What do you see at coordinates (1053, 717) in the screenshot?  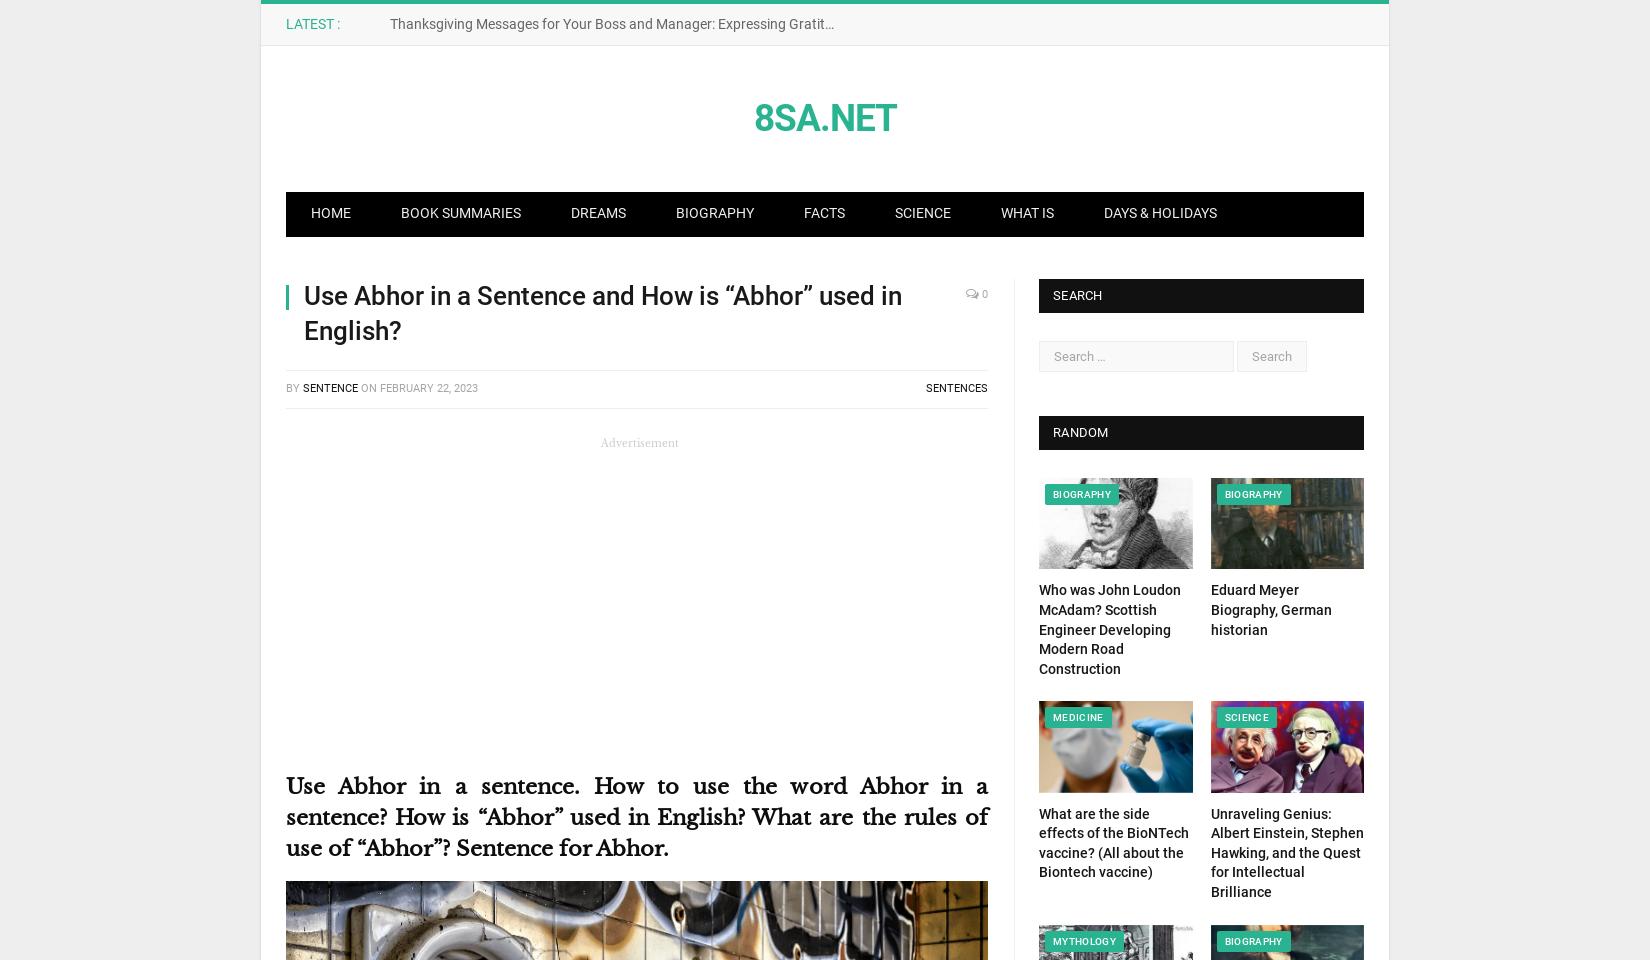 I see `'Medicine'` at bounding box center [1053, 717].